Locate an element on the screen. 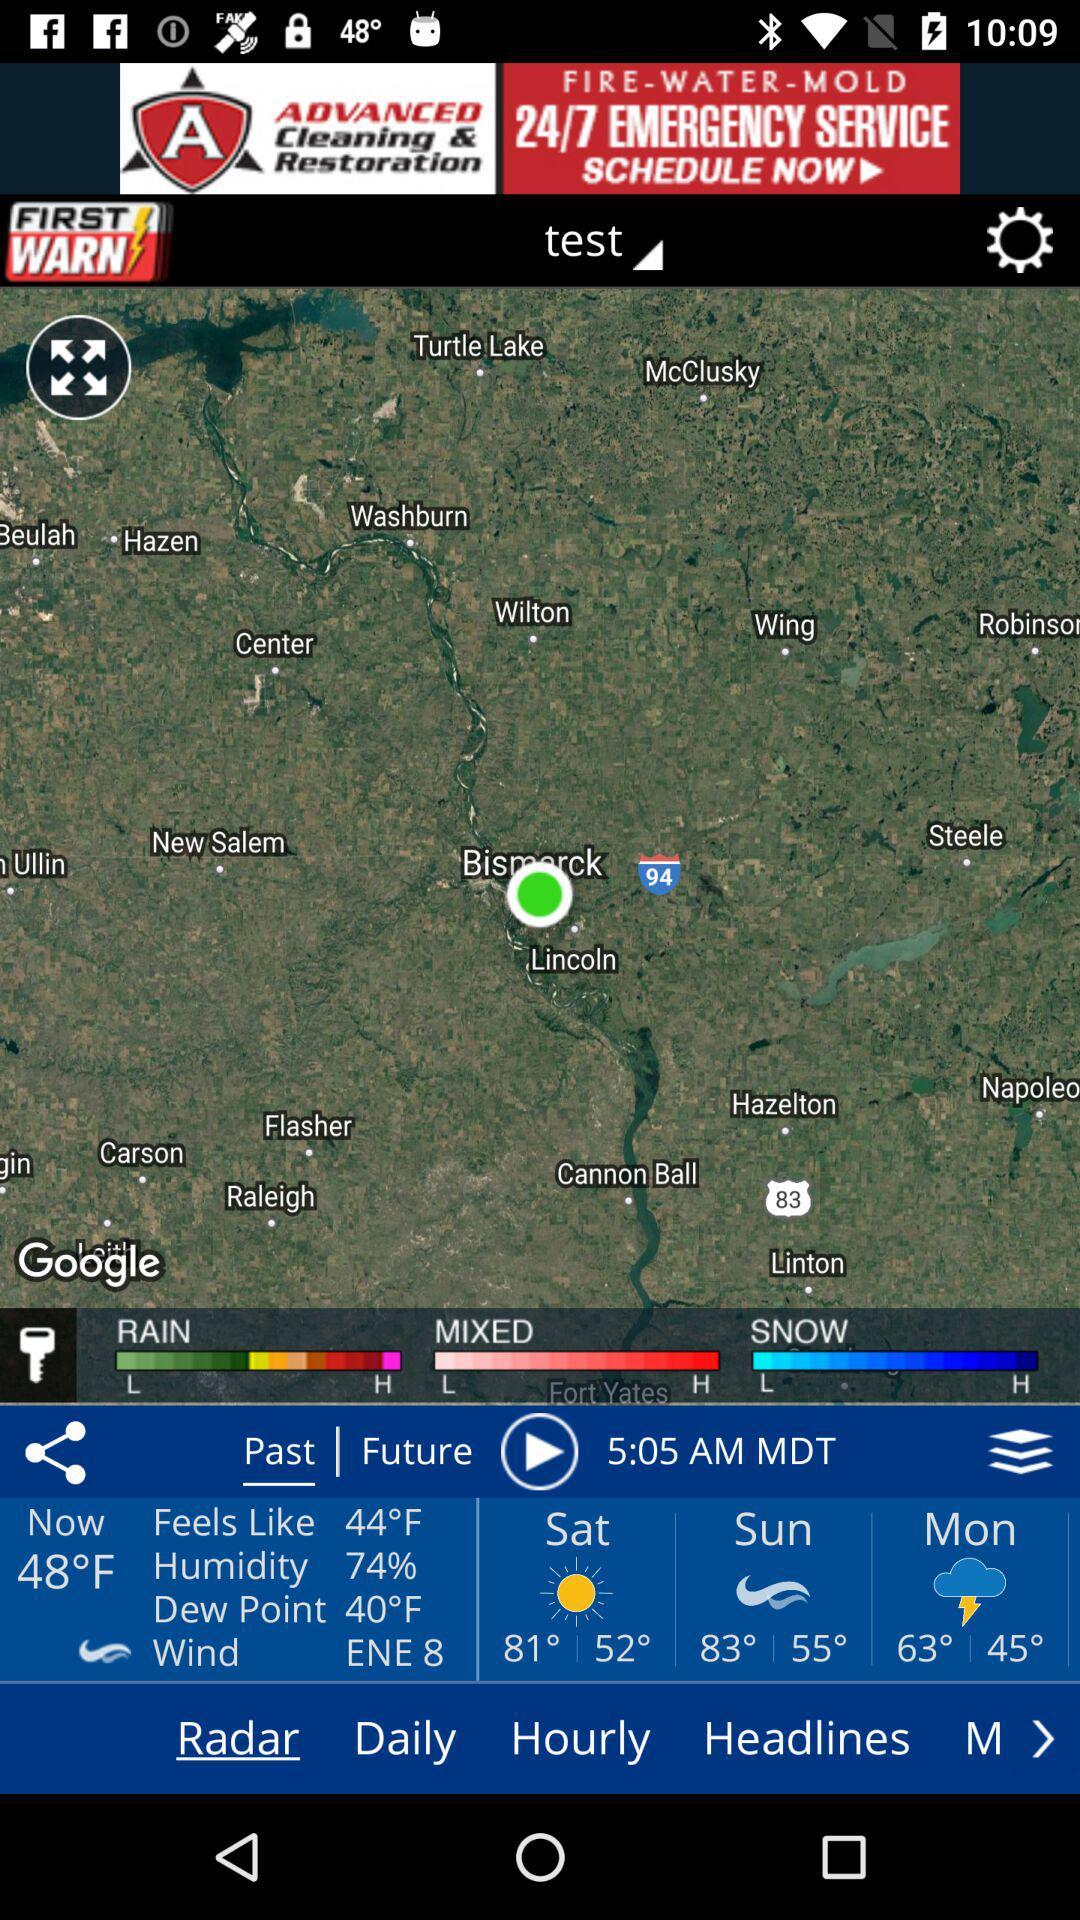 This screenshot has height=1920, width=1080. timeline animation is located at coordinates (538, 1451).